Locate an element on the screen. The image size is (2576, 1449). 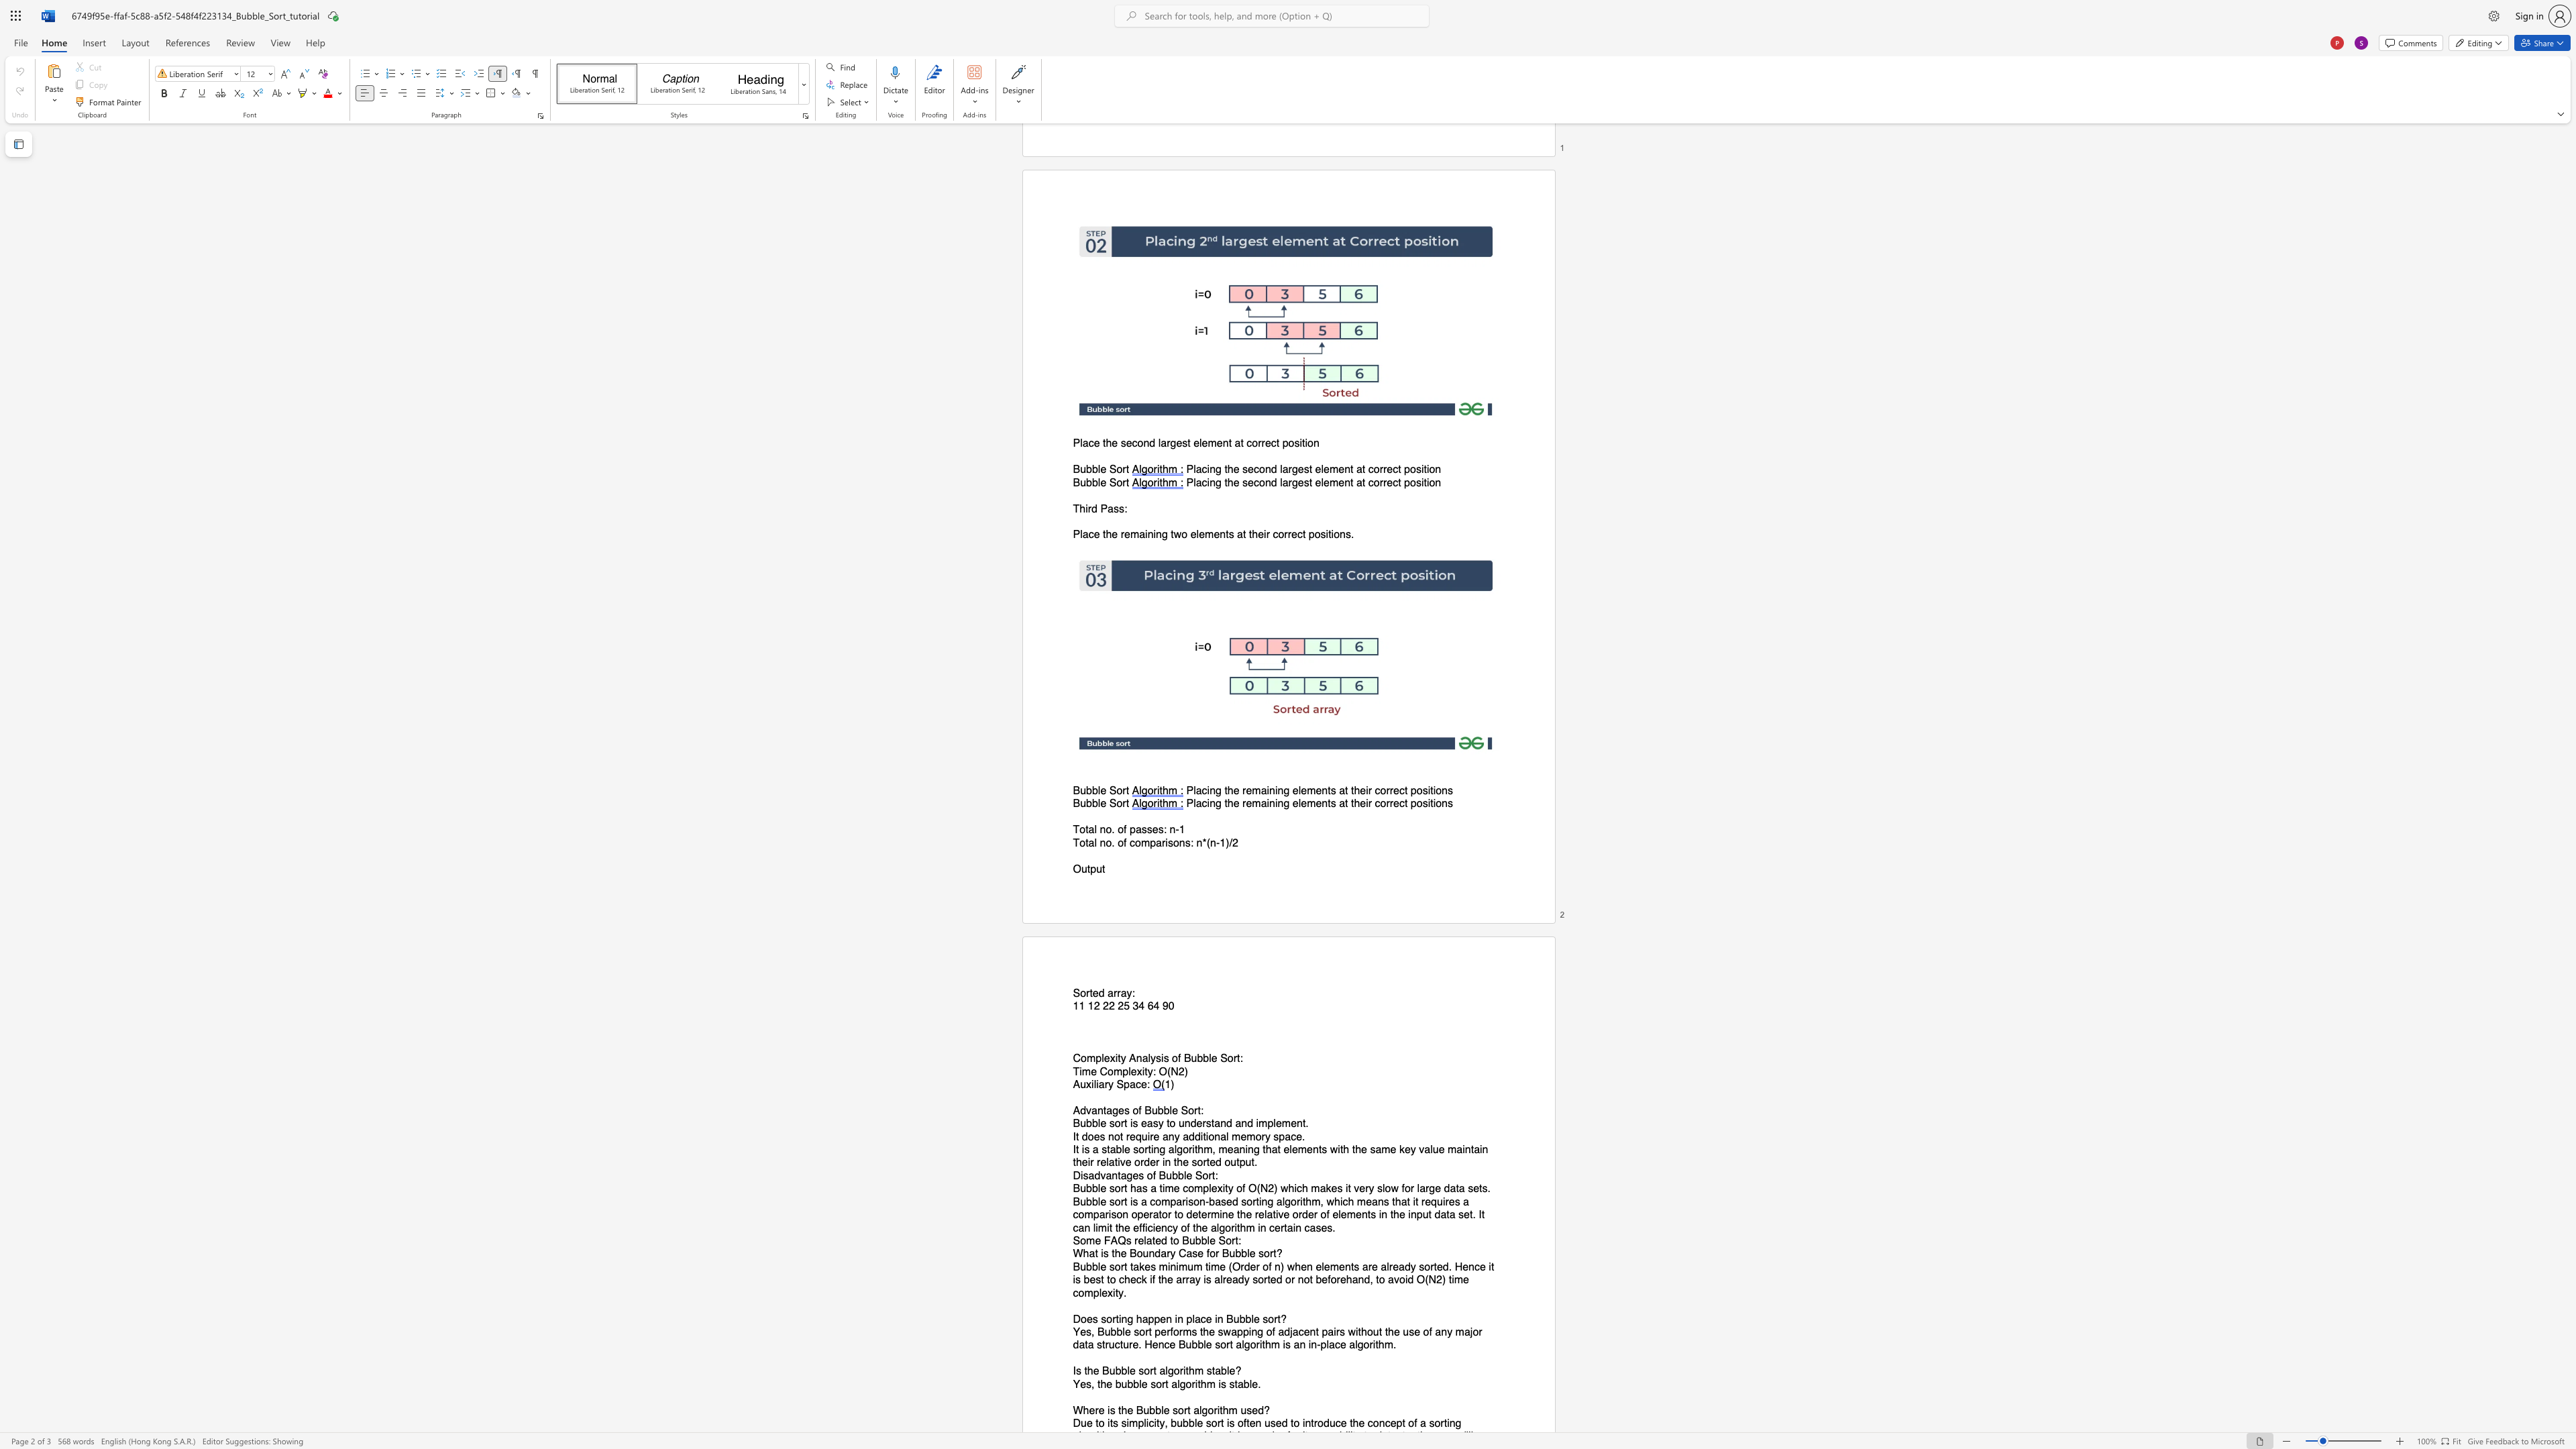
the 1th character "a" in the text is located at coordinates (1091, 829).